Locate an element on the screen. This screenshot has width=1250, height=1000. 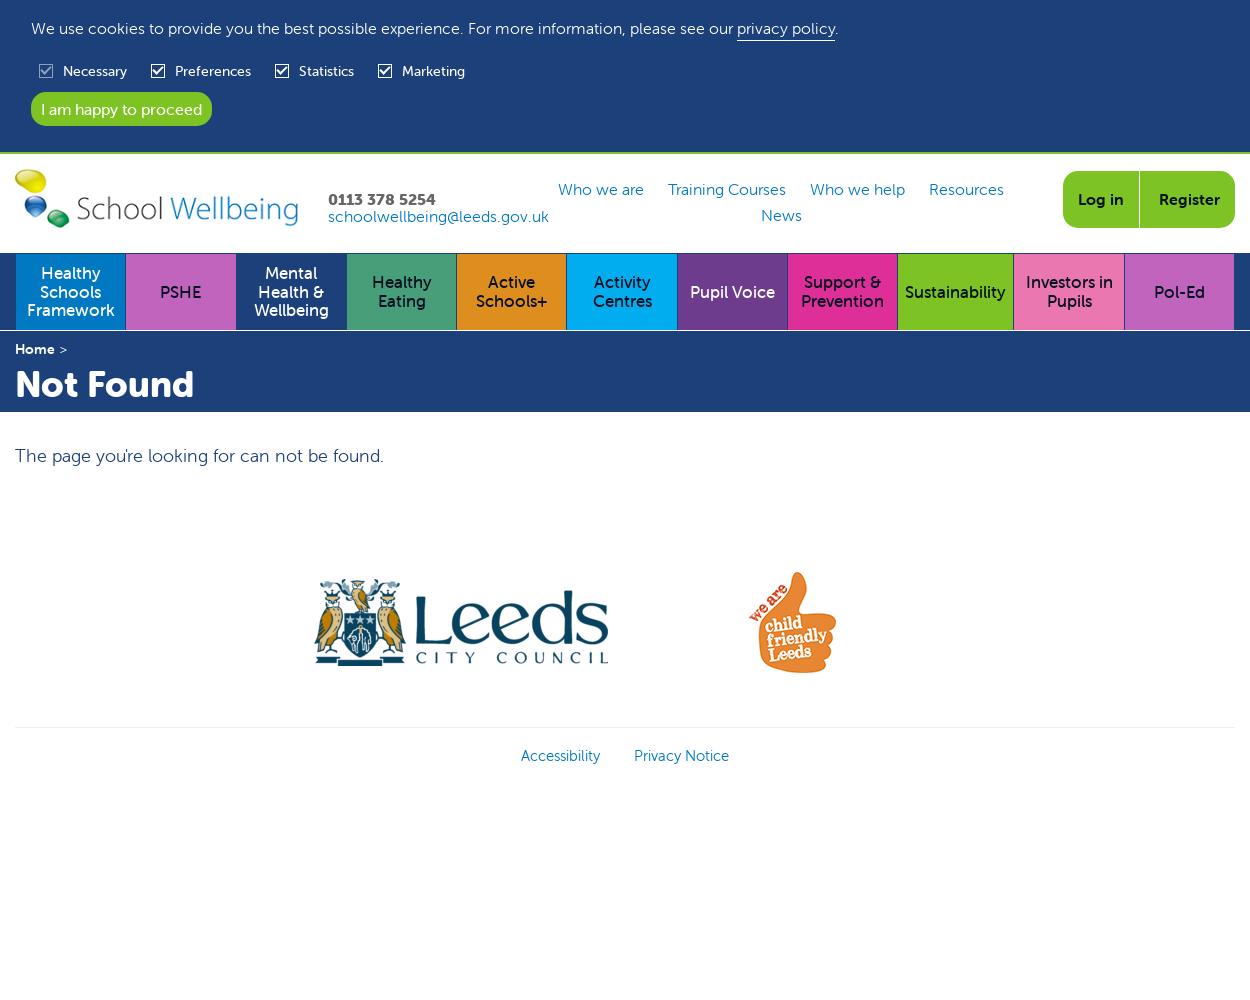
'Accessibility' is located at coordinates (521, 754).